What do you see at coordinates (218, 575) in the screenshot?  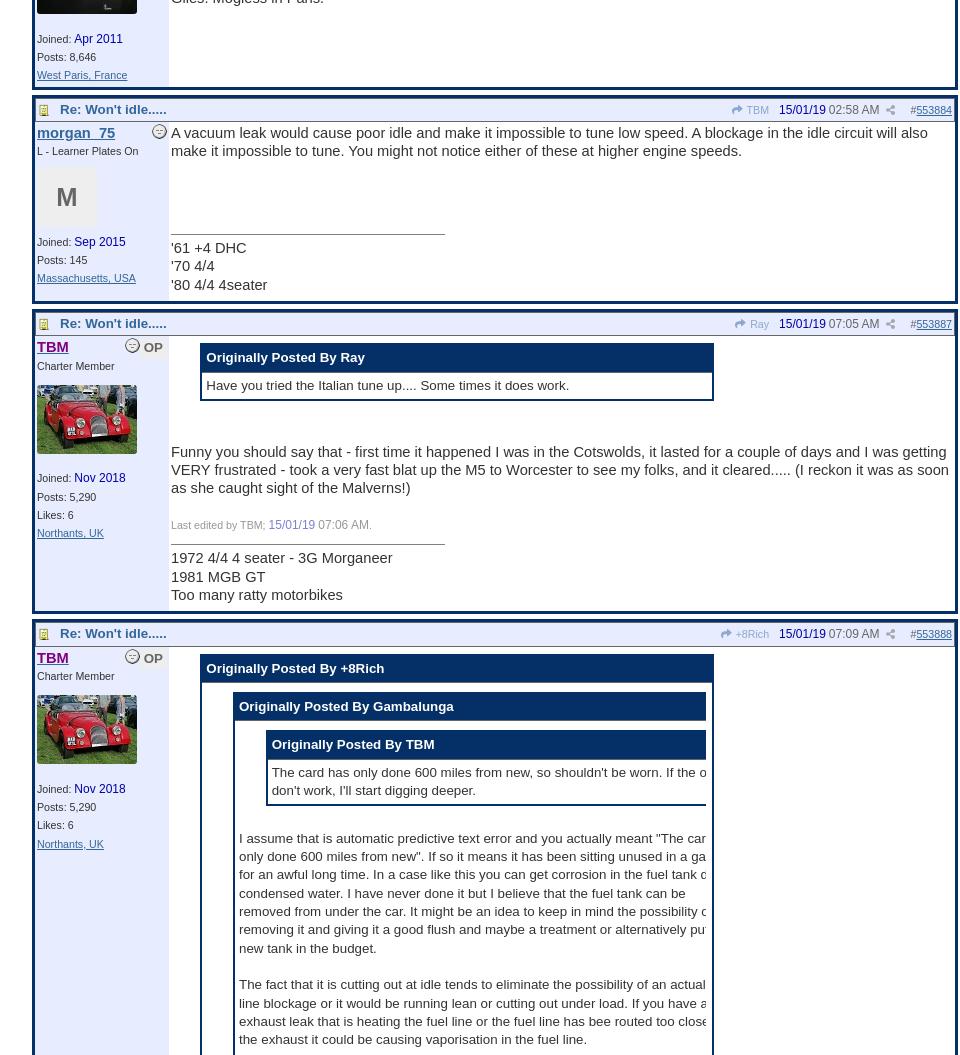 I see `'1981 MGB GT'` at bounding box center [218, 575].